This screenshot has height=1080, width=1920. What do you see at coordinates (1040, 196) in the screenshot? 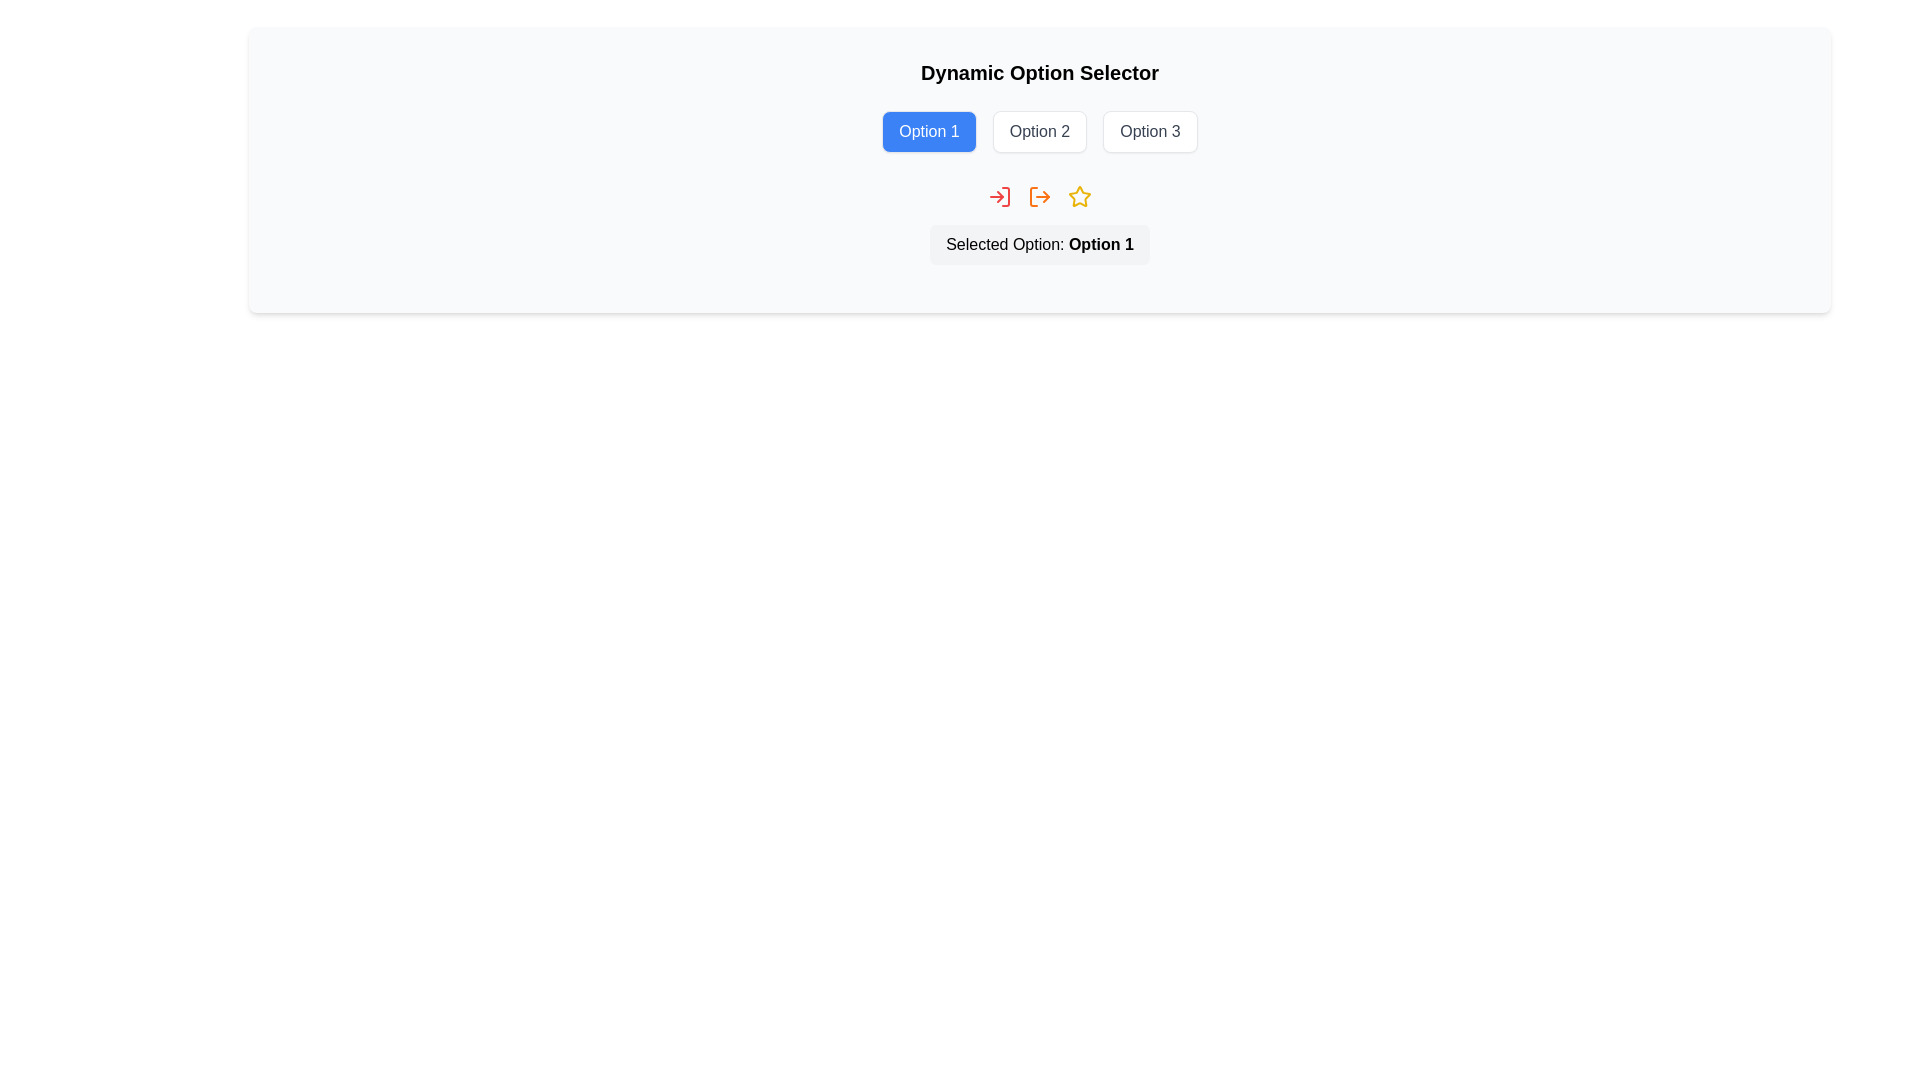
I see `the orange icon depicting a sign out action, which is the third item in a horizontal group of icons below the buttons labeled Option 1, Option 2, and Option 3` at bounding box center [1040, 196].